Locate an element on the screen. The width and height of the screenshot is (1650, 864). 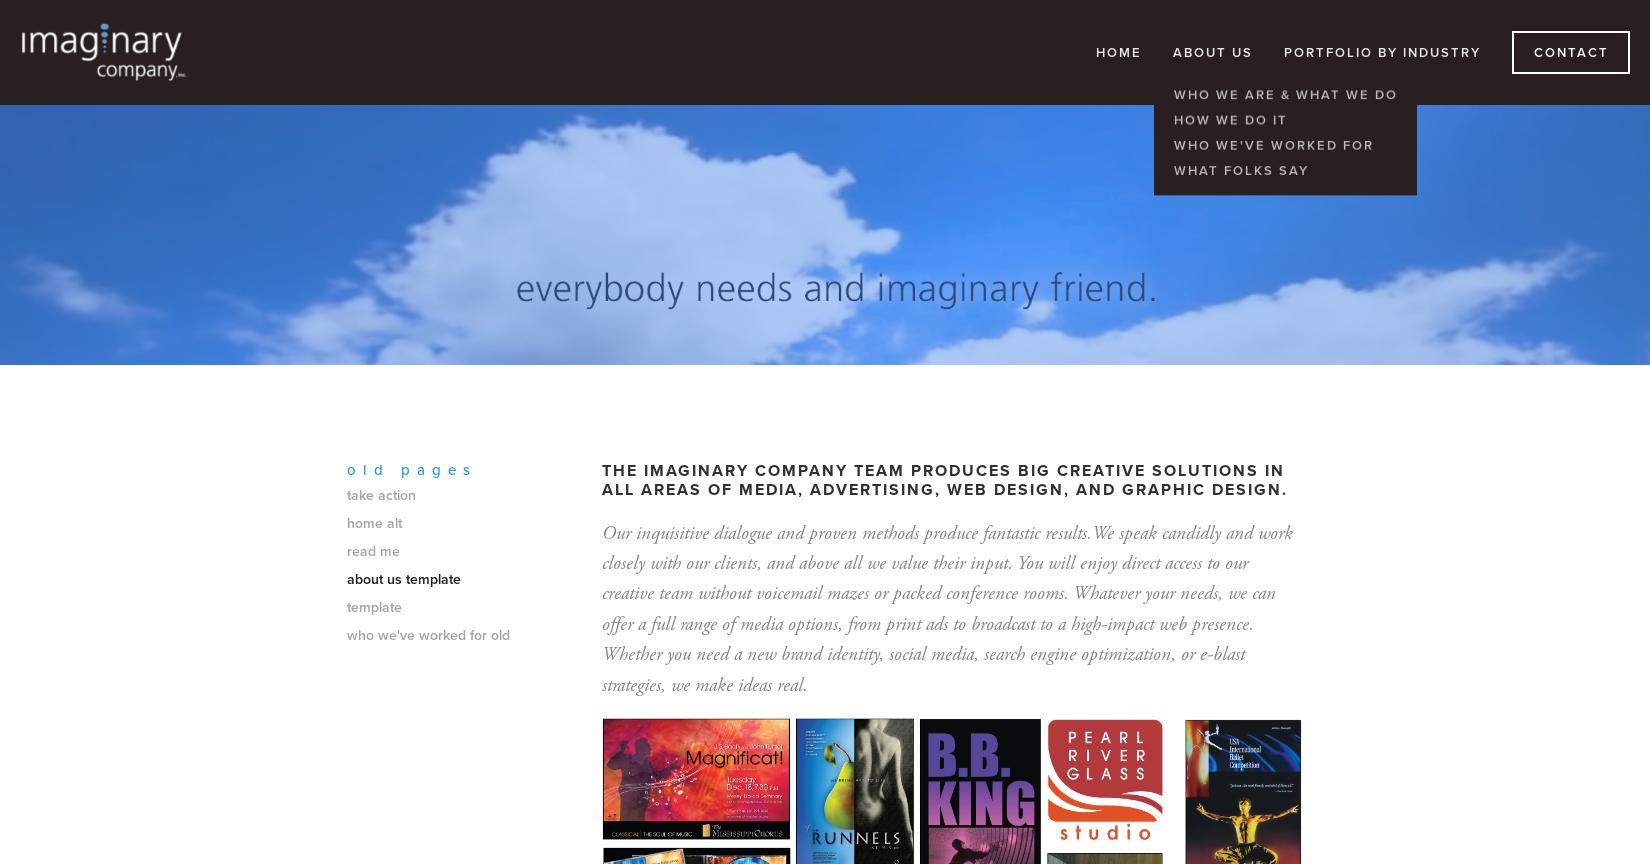
'who we've worked for OLD' is located at coordinates (427, 633).